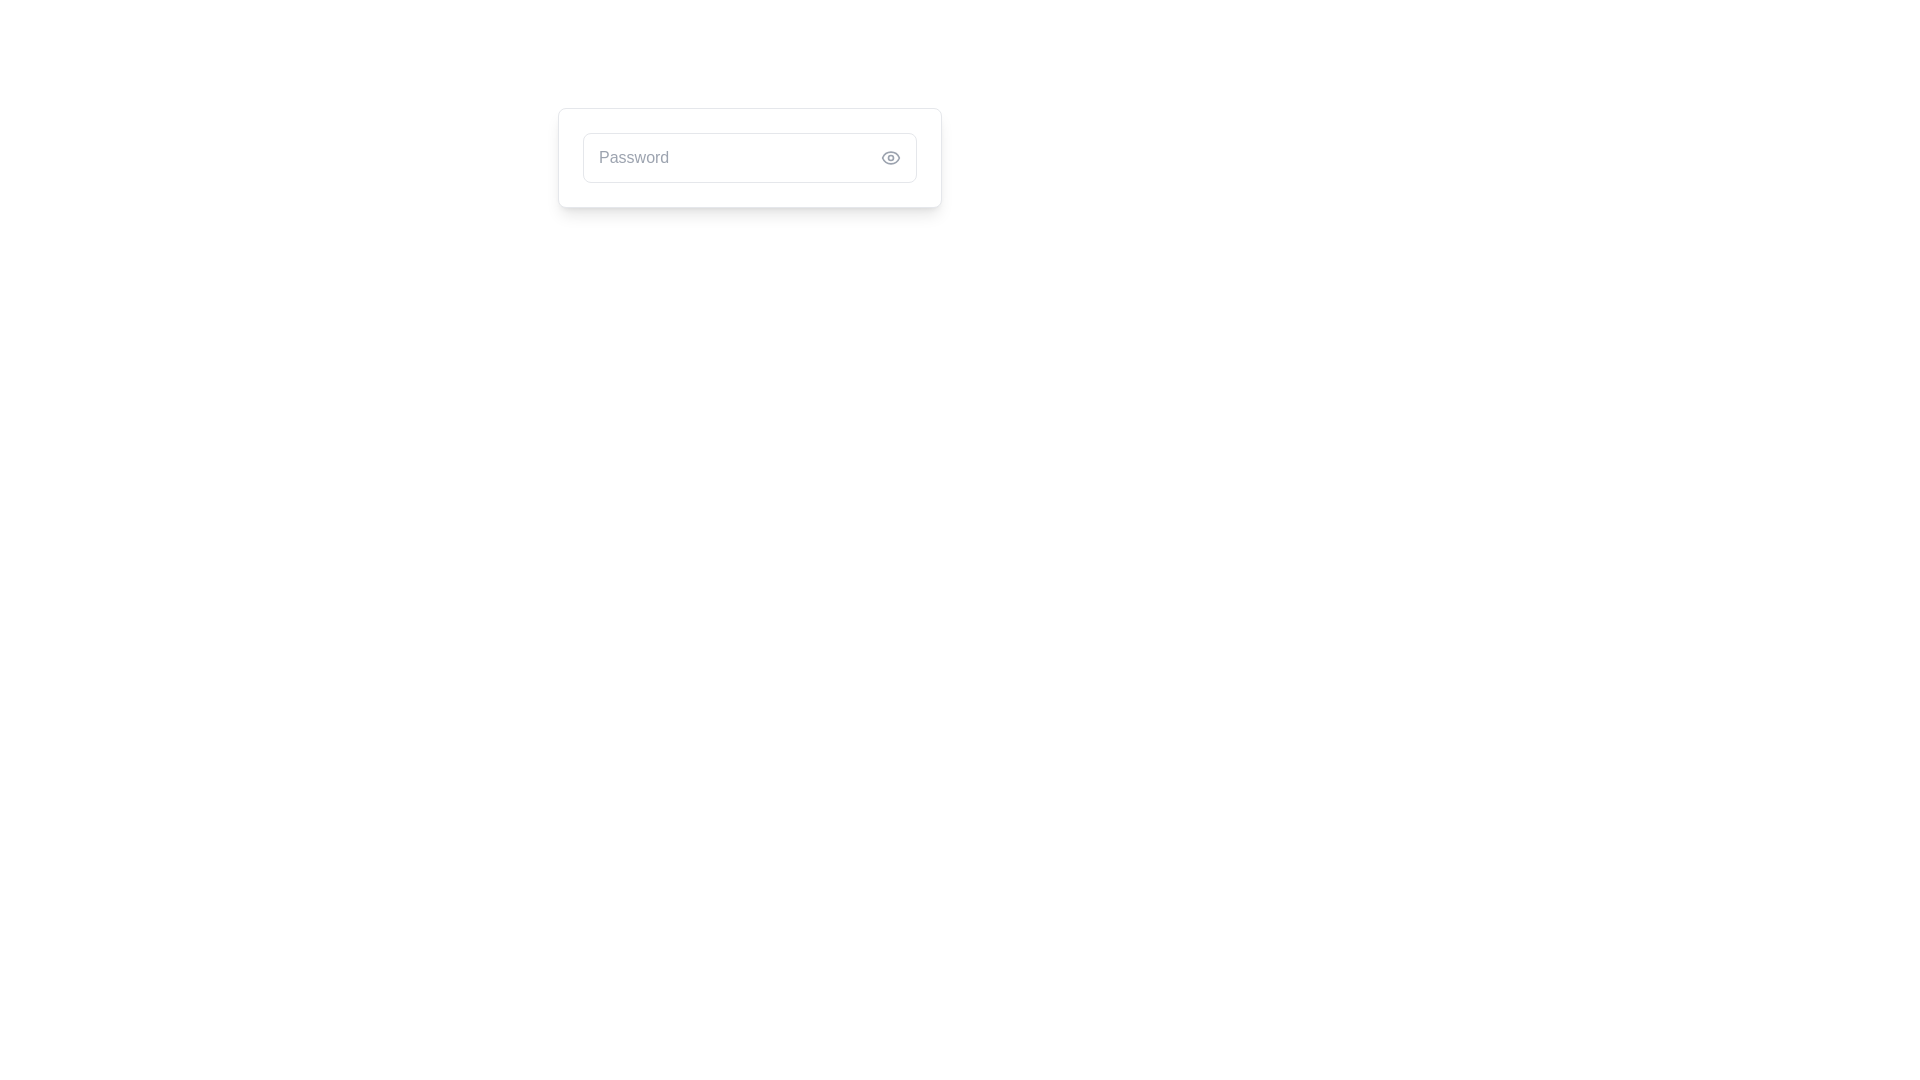 Image resolution: width=1920 pixels, height=1080 pixels. Describe the element at coordinates (890, 157) in the screenshot. I see `the eye-shaped icon button, which is light gray and positioned within the password input field` at that location.